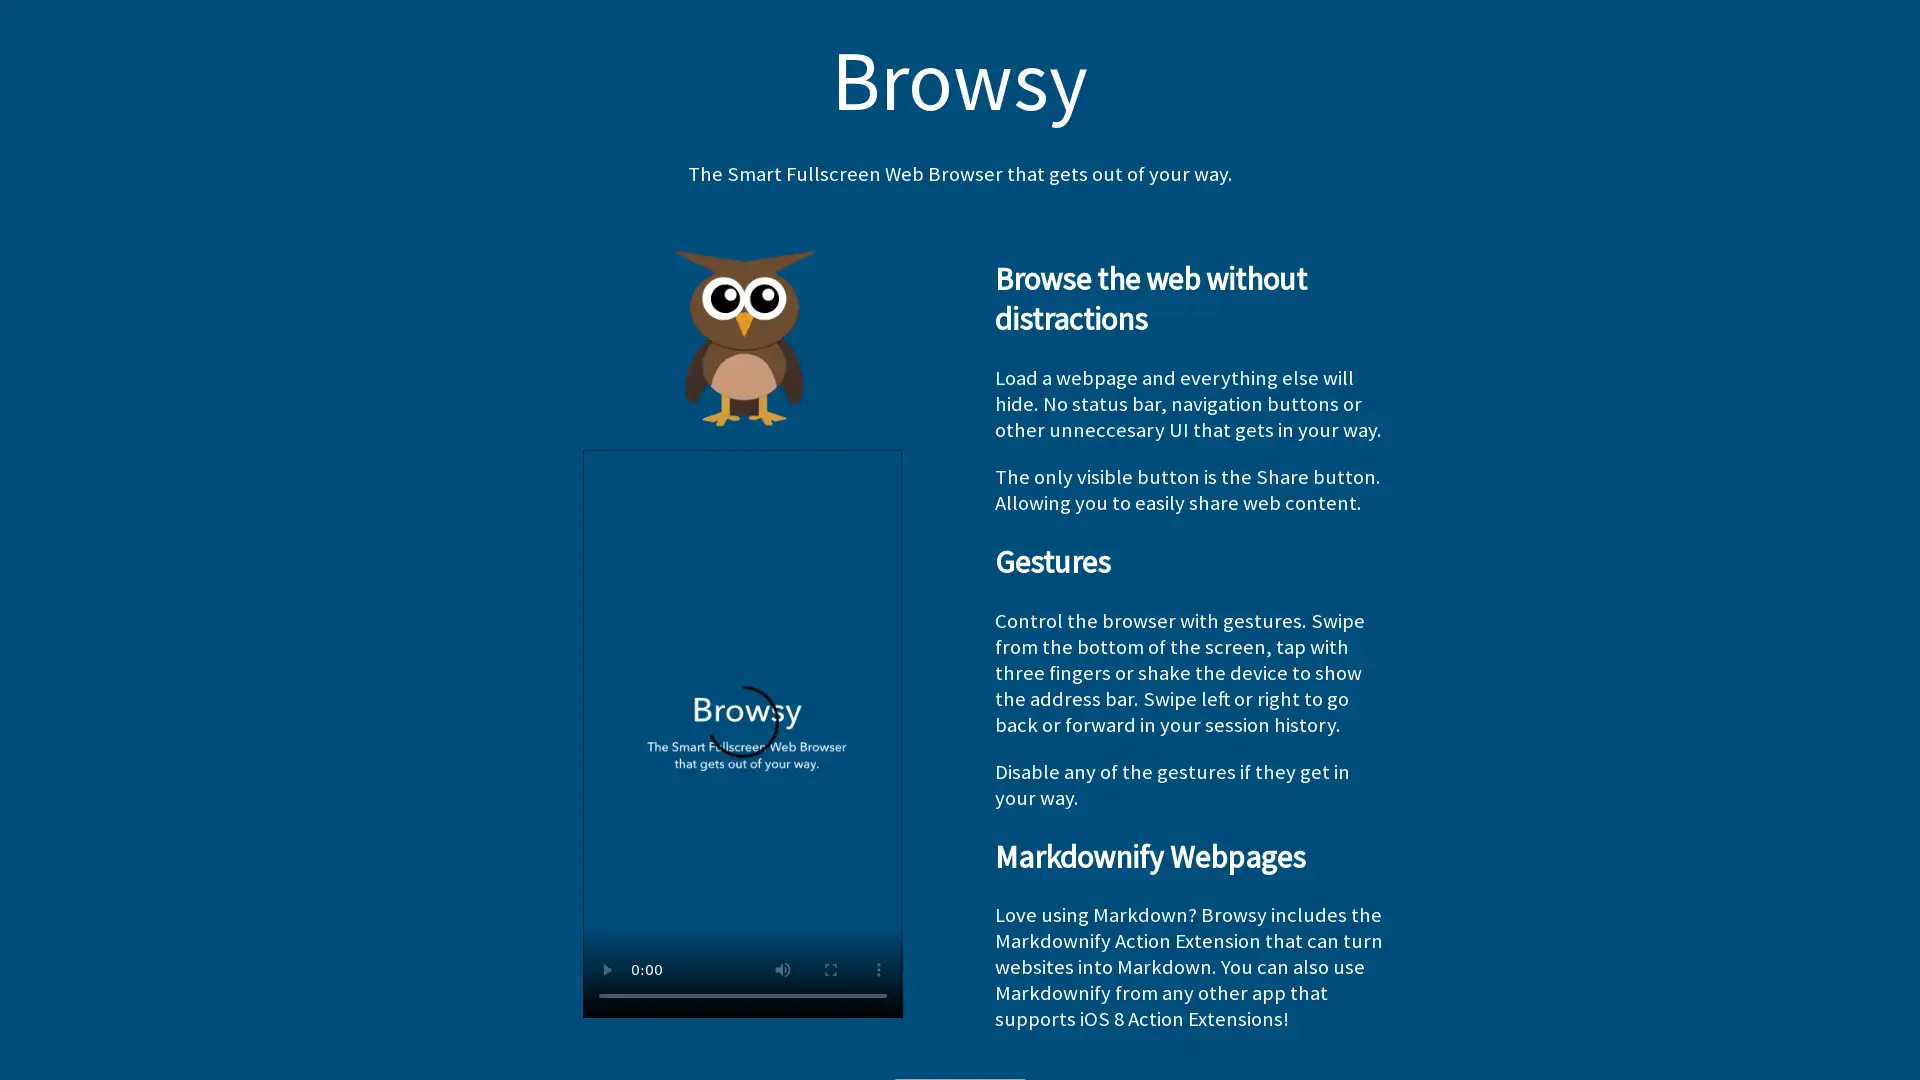  Describe the element at coordinates (781, 967) in the screenshot. I see `mute` at that location.